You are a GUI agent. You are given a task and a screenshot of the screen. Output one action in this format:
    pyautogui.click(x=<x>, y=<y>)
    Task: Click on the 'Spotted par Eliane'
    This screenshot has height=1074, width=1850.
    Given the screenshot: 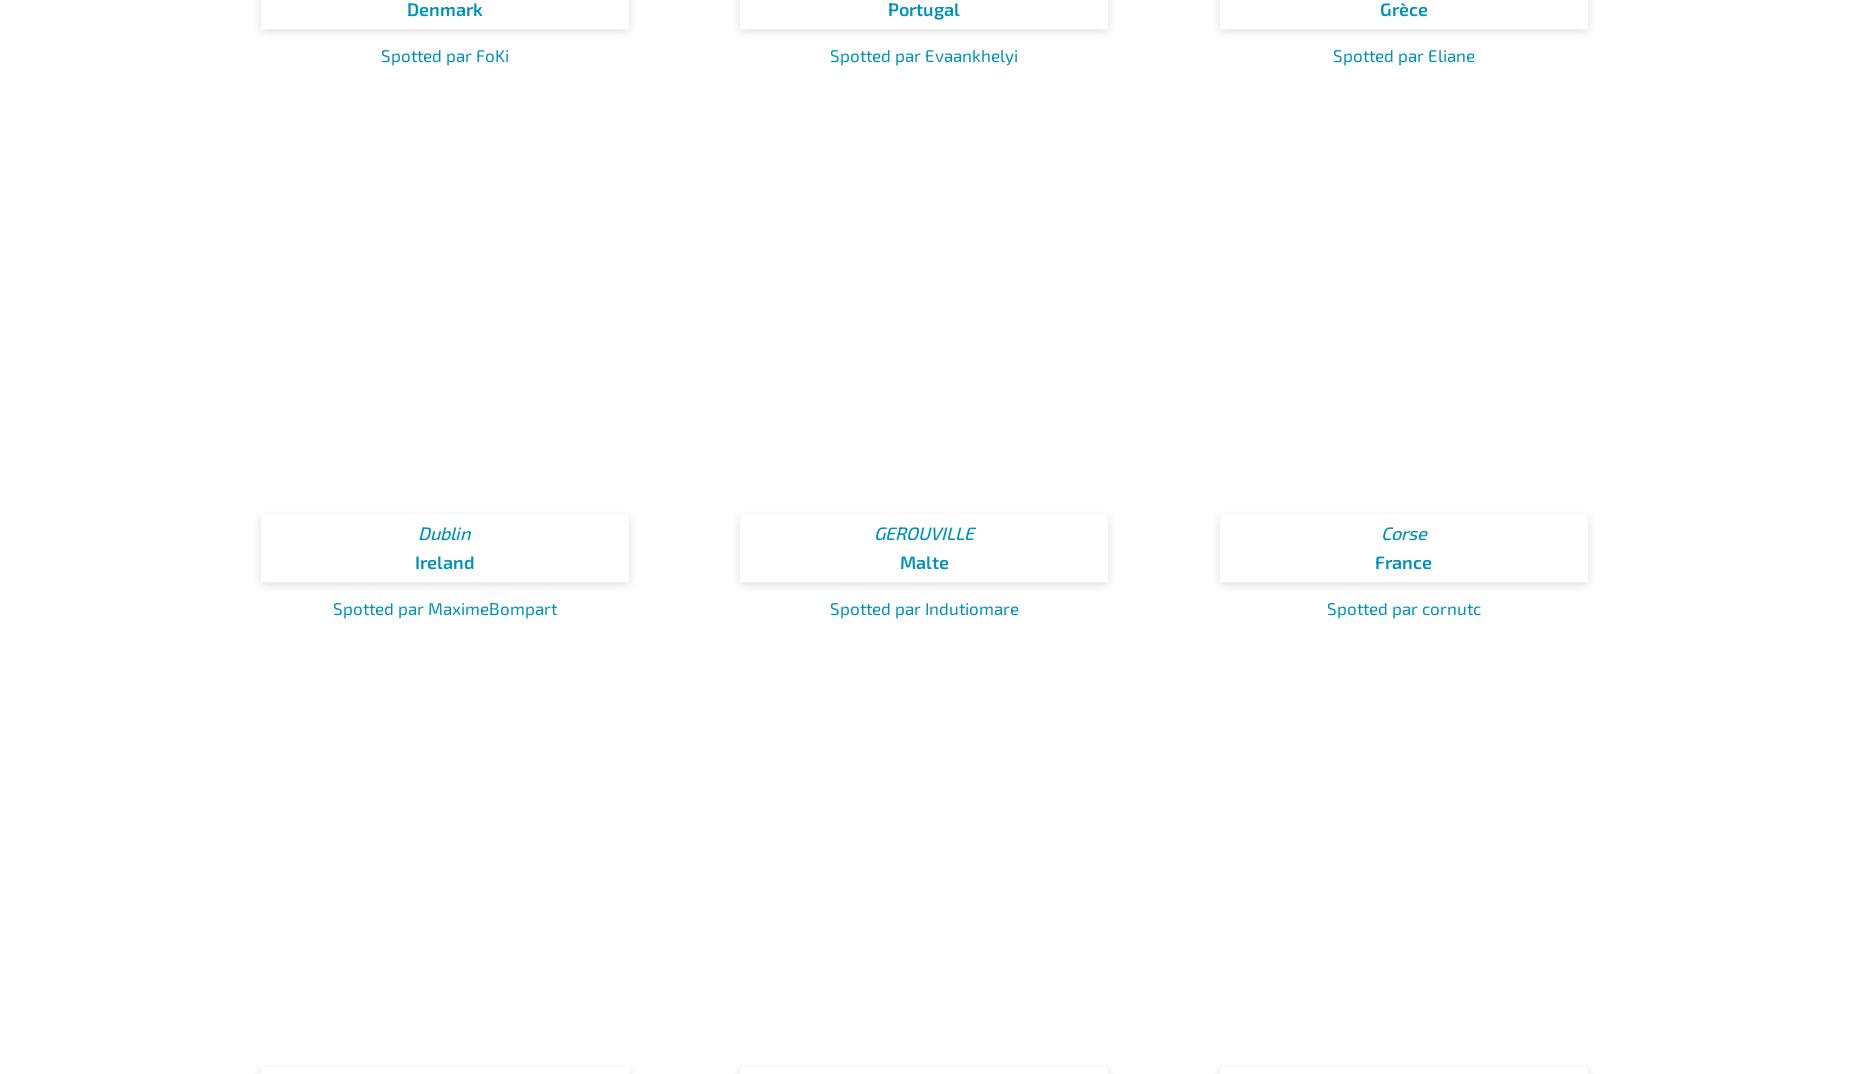 What is the action you would take?
    pyautogui.click(x=1403, y=53)
    